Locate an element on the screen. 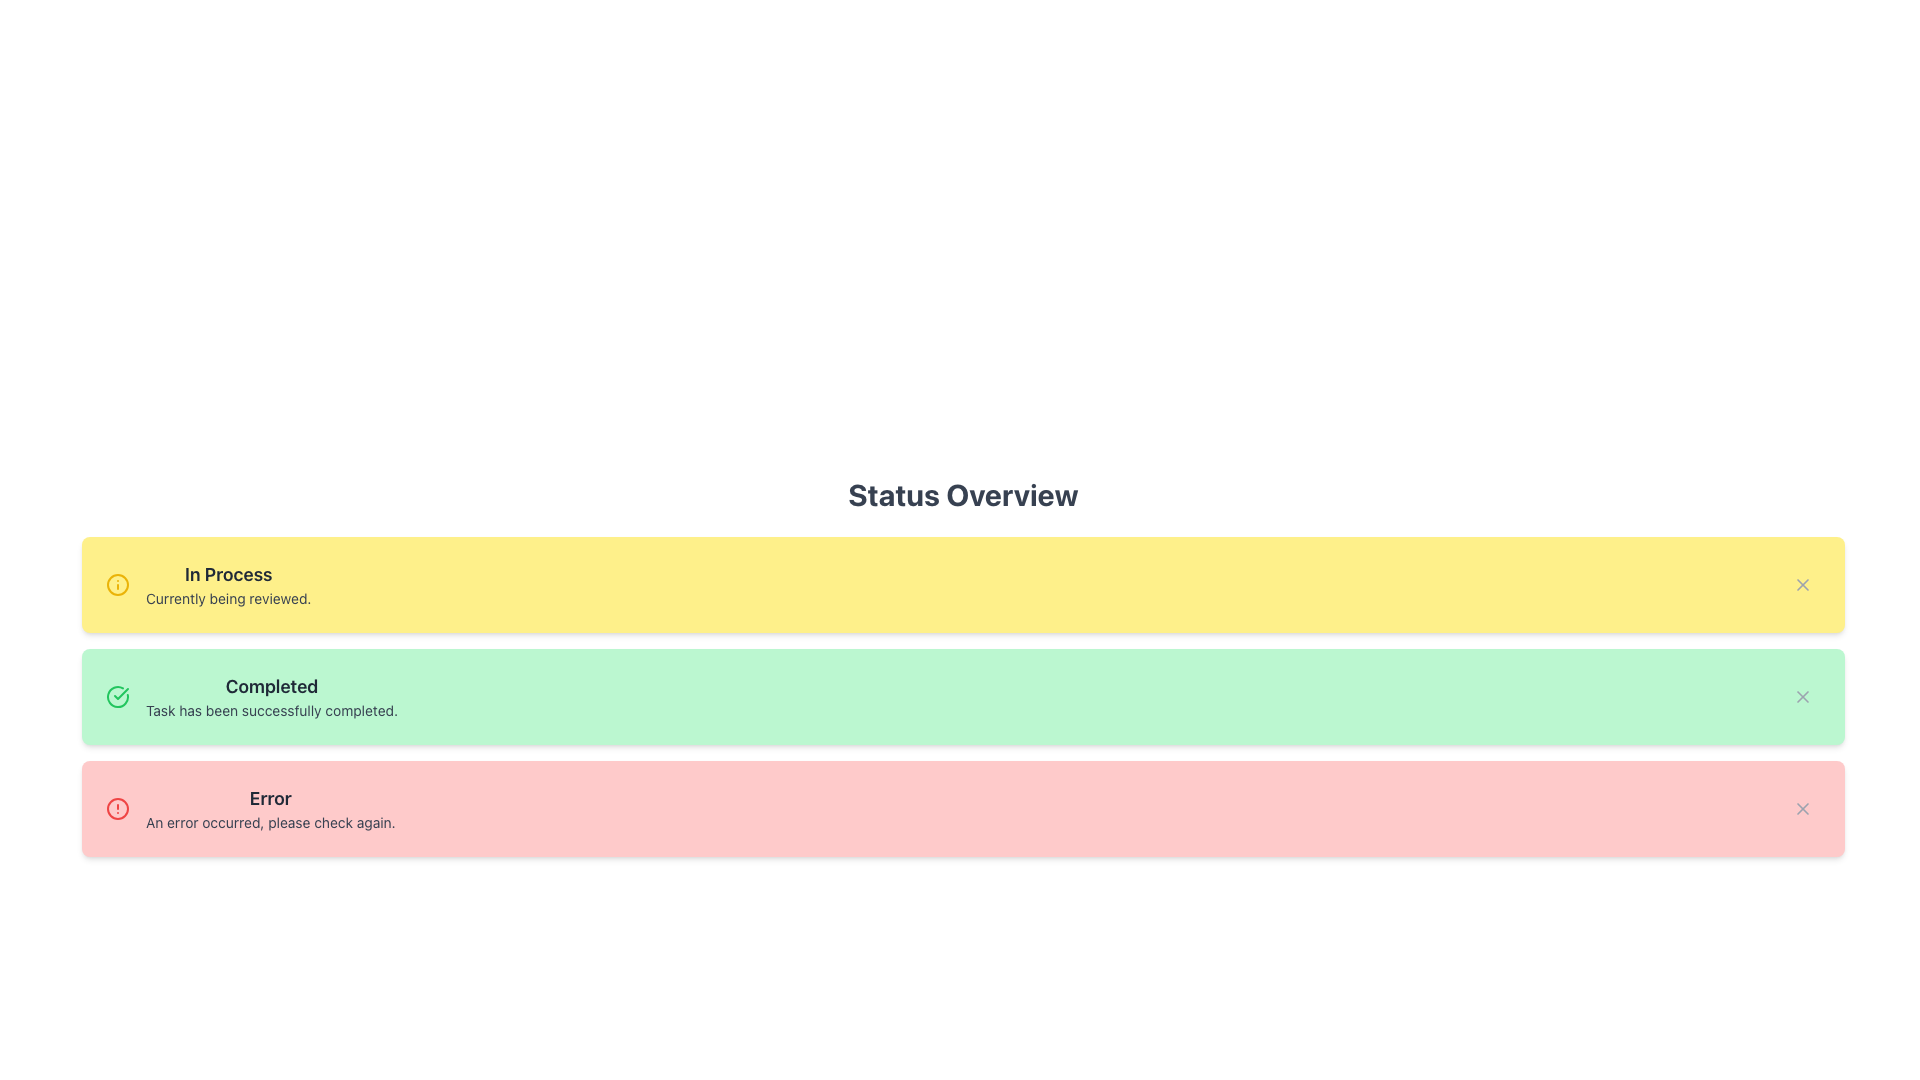  the error message text block located in the 'Error' message section, which is identified by its red background box on the left side of the last row of status sections is located at coordinates (249, 808).